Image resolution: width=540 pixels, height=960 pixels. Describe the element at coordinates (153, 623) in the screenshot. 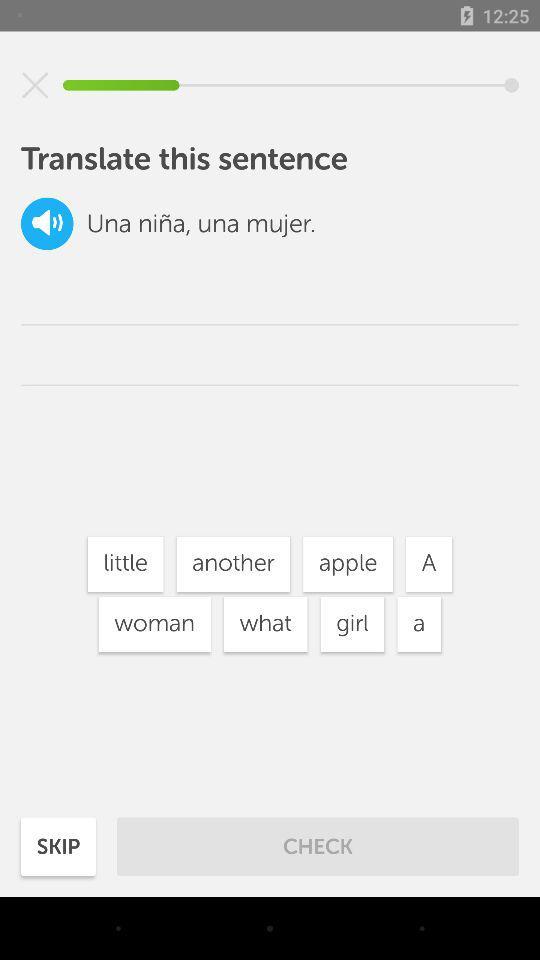

I see `the icon next to what item` at that location.